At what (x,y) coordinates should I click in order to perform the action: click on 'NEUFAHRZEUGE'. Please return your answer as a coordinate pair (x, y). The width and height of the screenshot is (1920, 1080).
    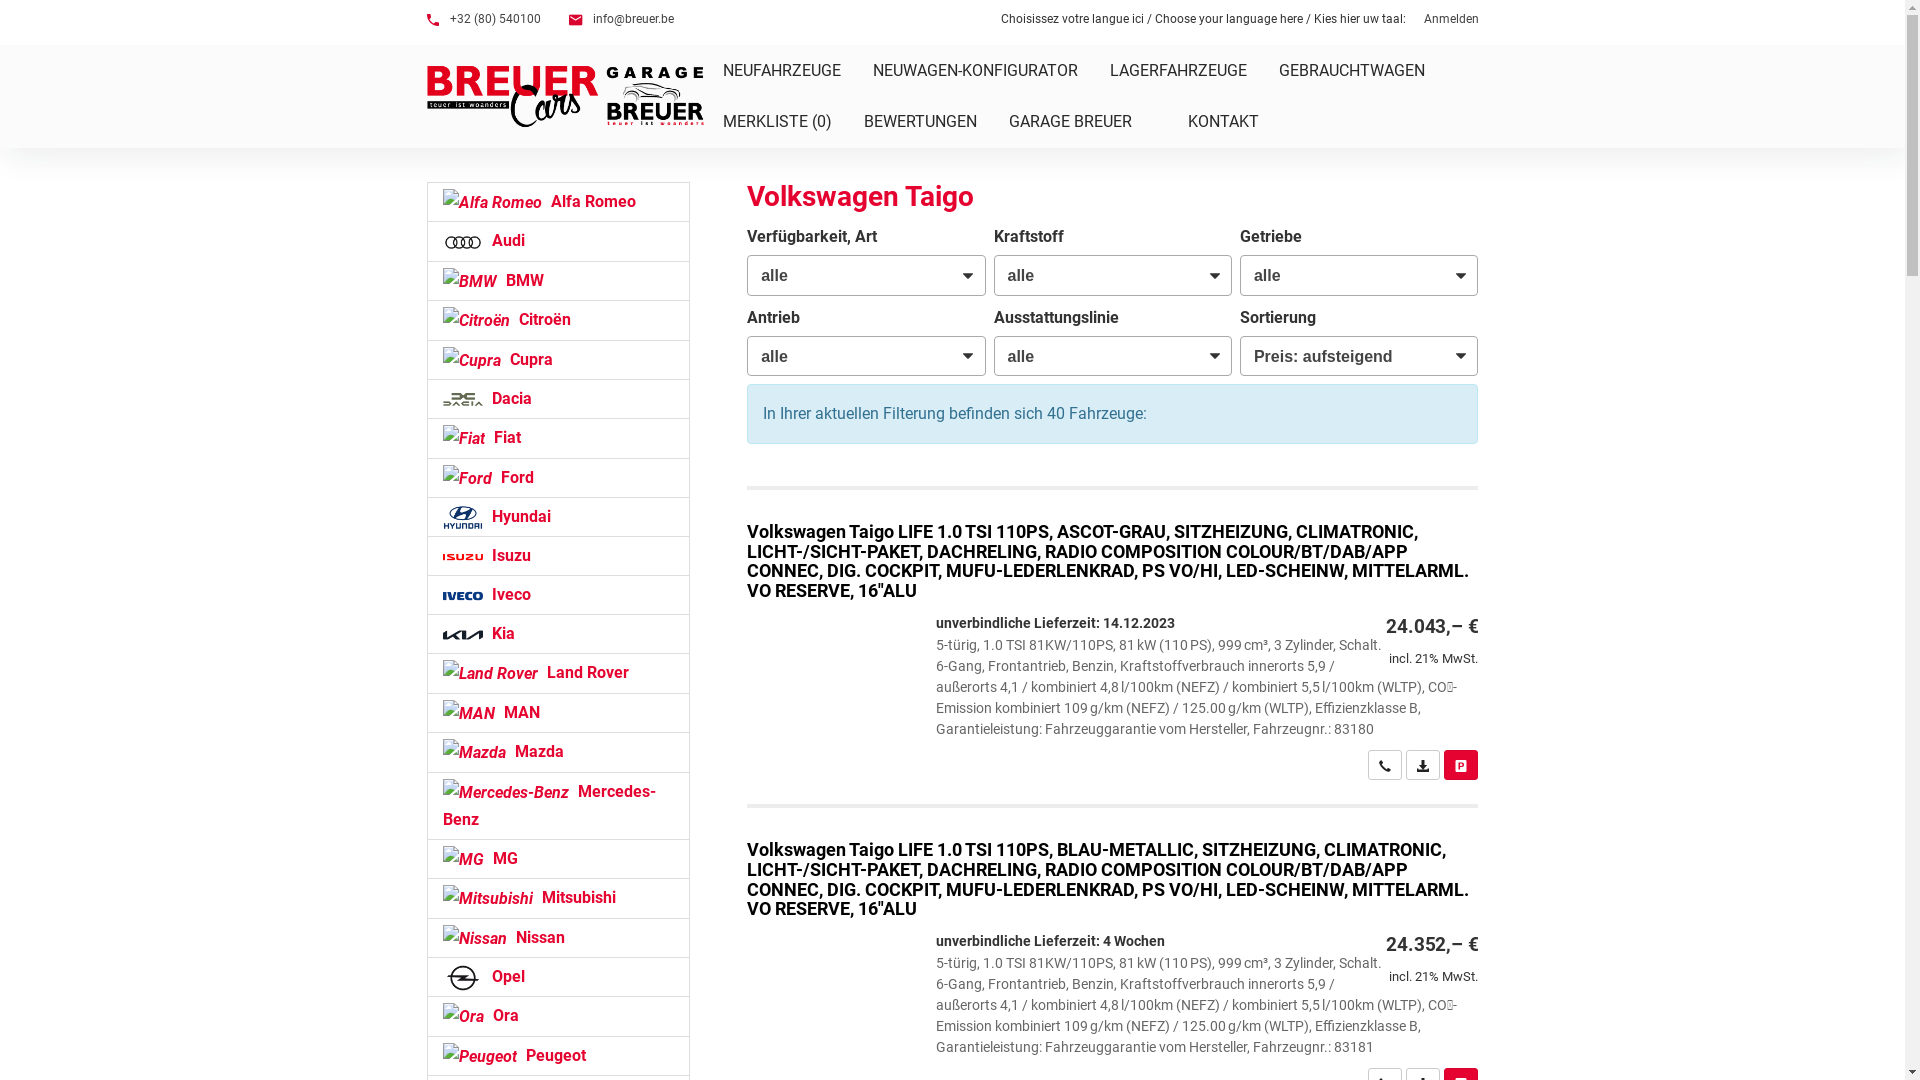
    Looking at the image, I should click on (780, 69).